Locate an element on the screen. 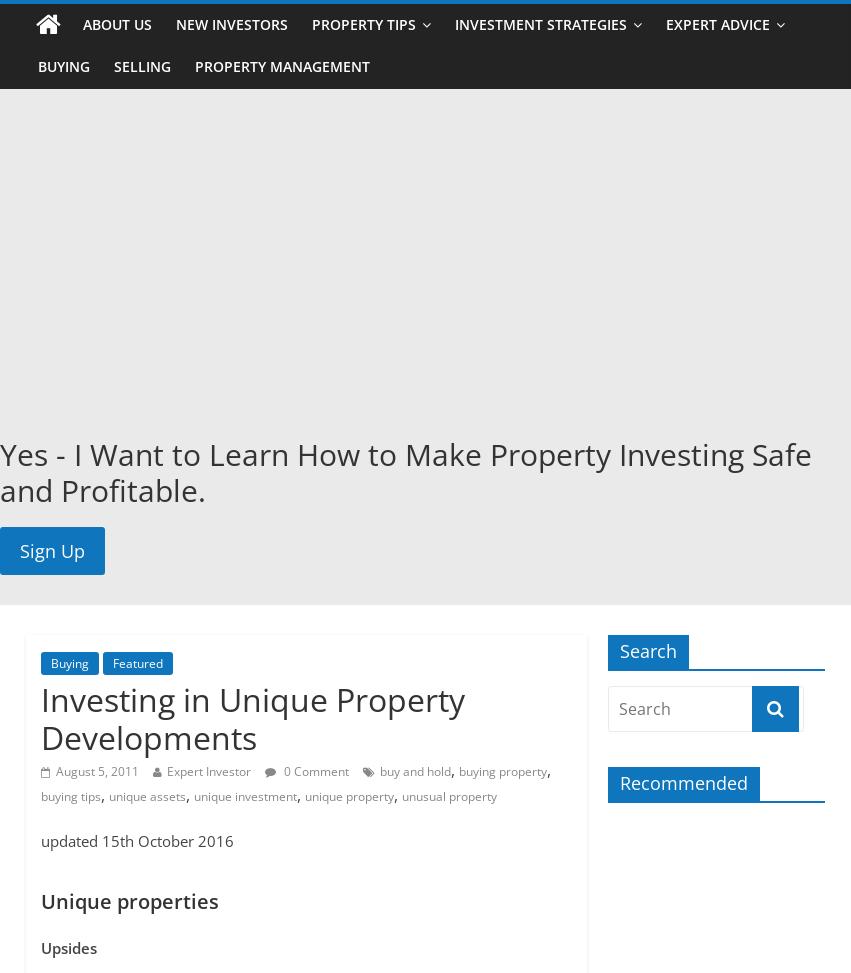 This screenshot has width=851, height=973. 'Investing in Unique Property Developments' is located at coordinates (250, 717).